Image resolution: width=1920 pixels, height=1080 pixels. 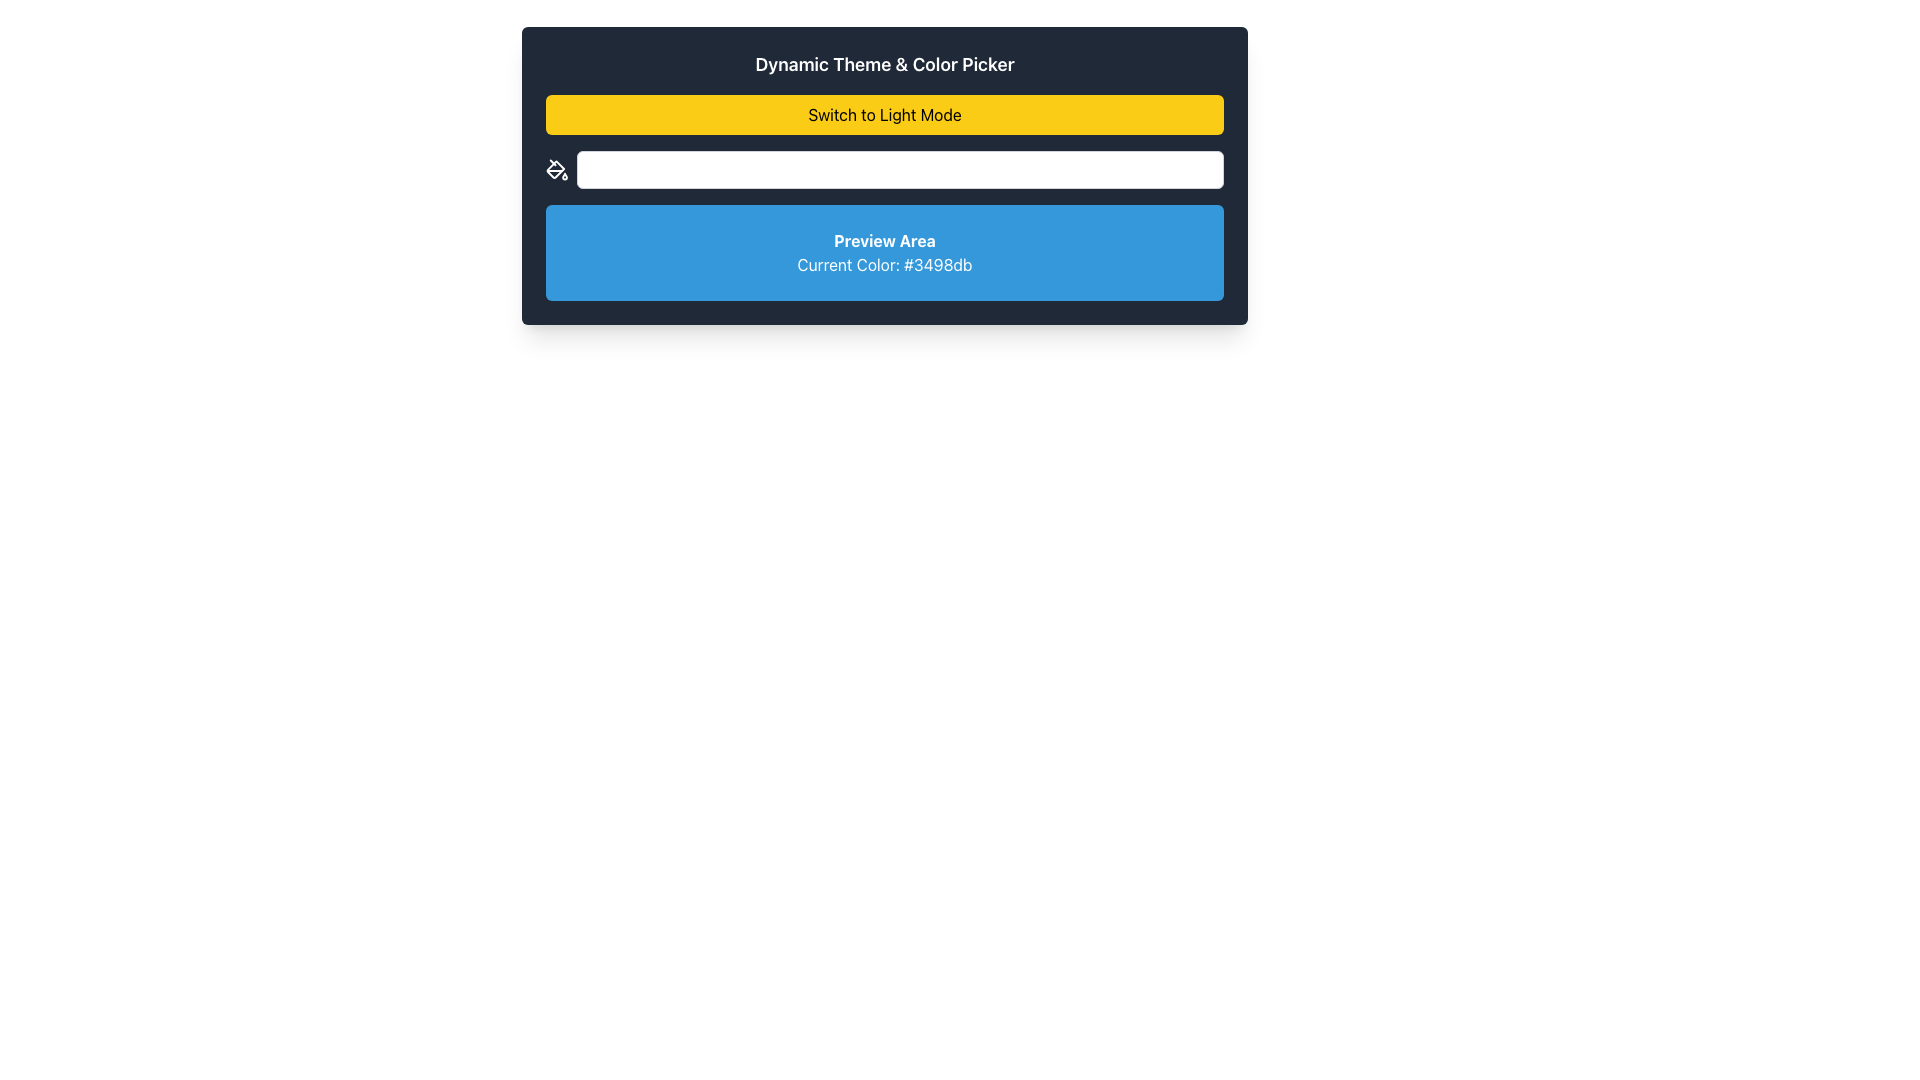 I want to click on the downward triangular shaped graphic icon located near the top-left corner of the white text input field, so click(x=555, y=168).